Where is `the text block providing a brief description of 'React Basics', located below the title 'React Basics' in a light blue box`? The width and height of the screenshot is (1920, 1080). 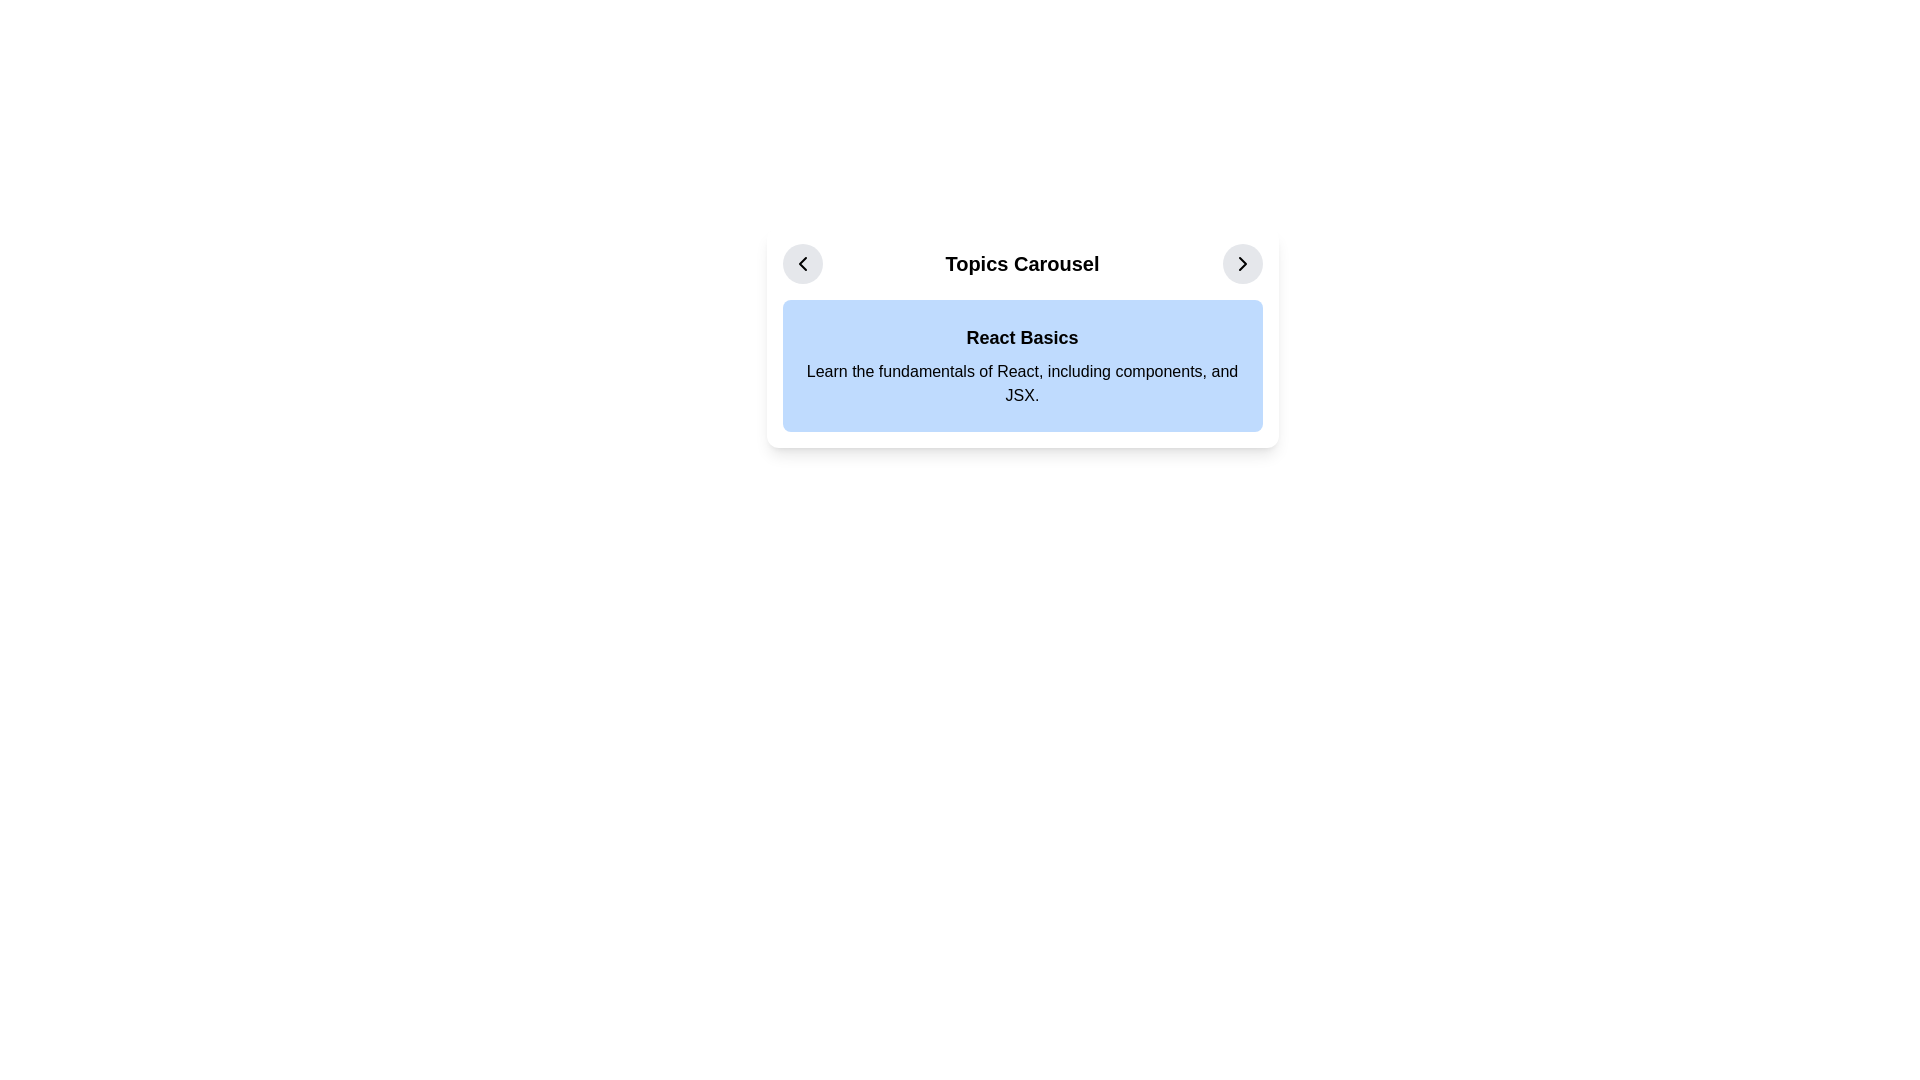 the text block providing a brief description of 'React Basics', located below the title 'React Basics' in a light blue box is located at coordinates (1022, 384).